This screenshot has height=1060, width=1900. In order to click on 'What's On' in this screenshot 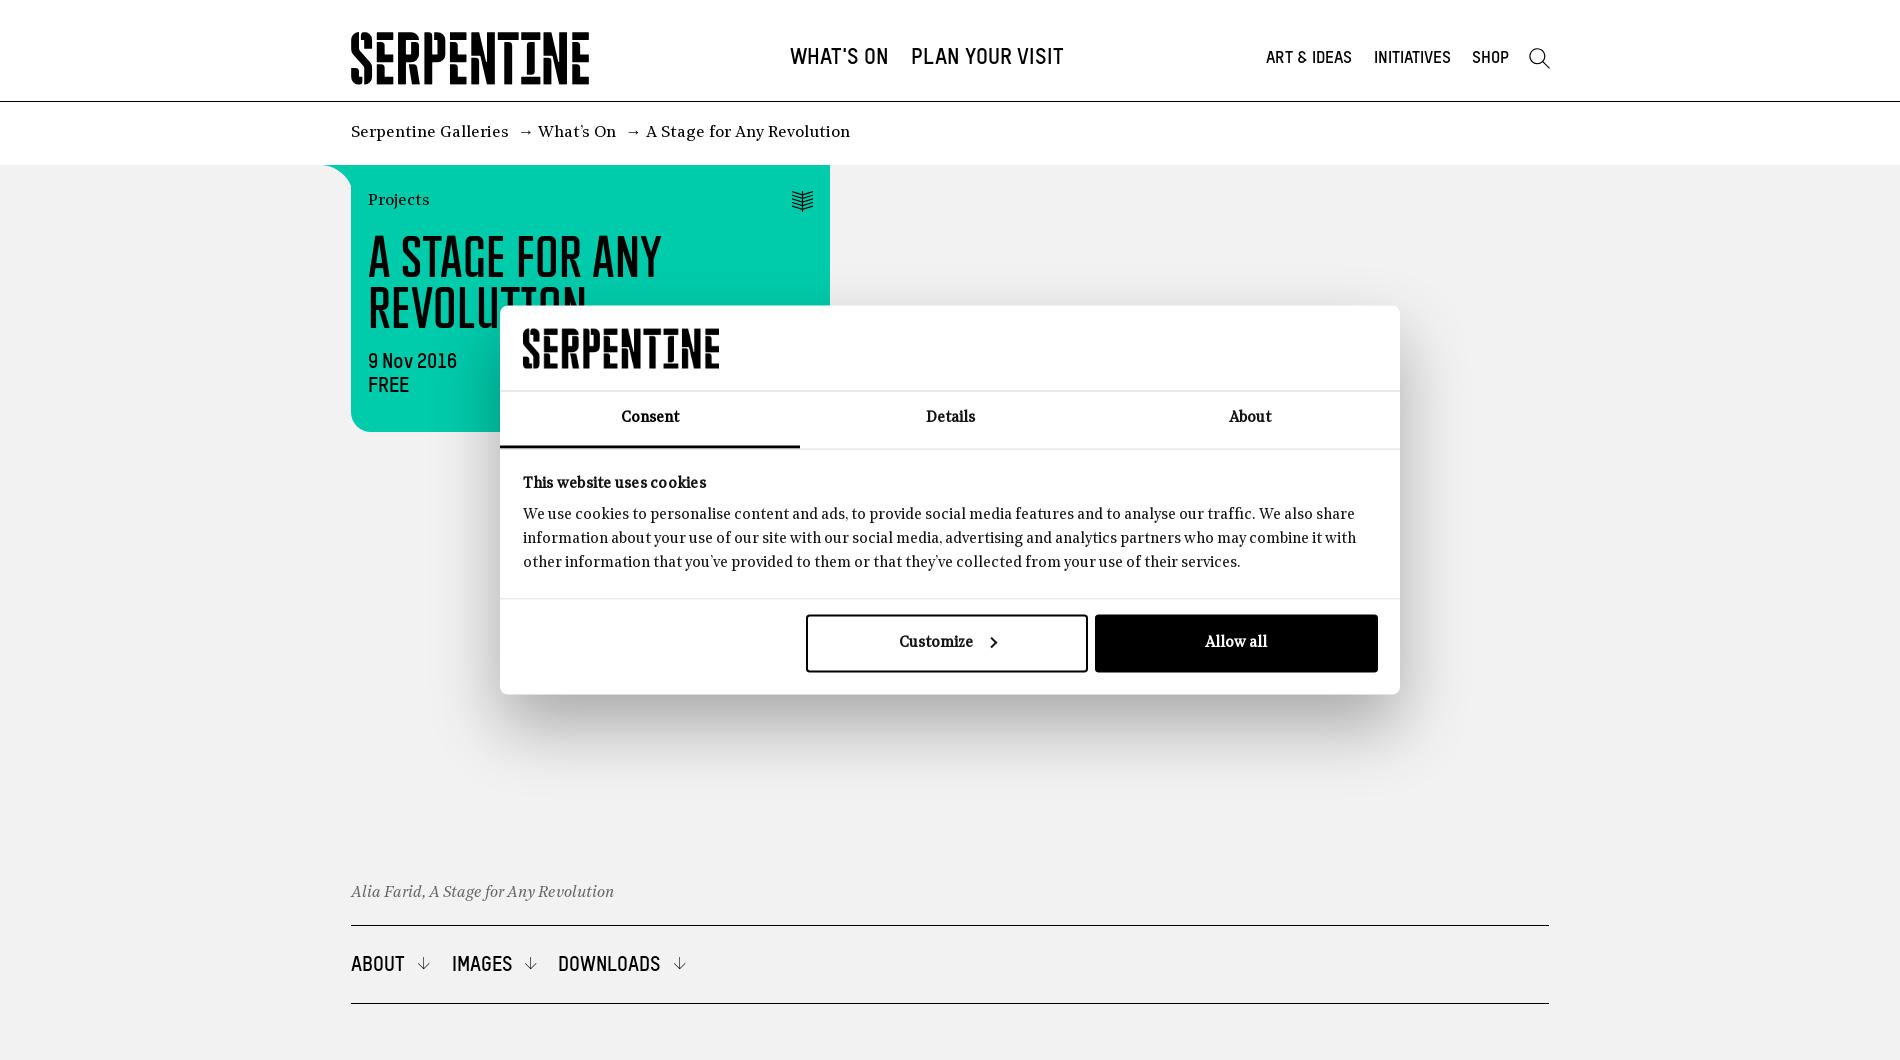, I will do `click(838, 57)`.